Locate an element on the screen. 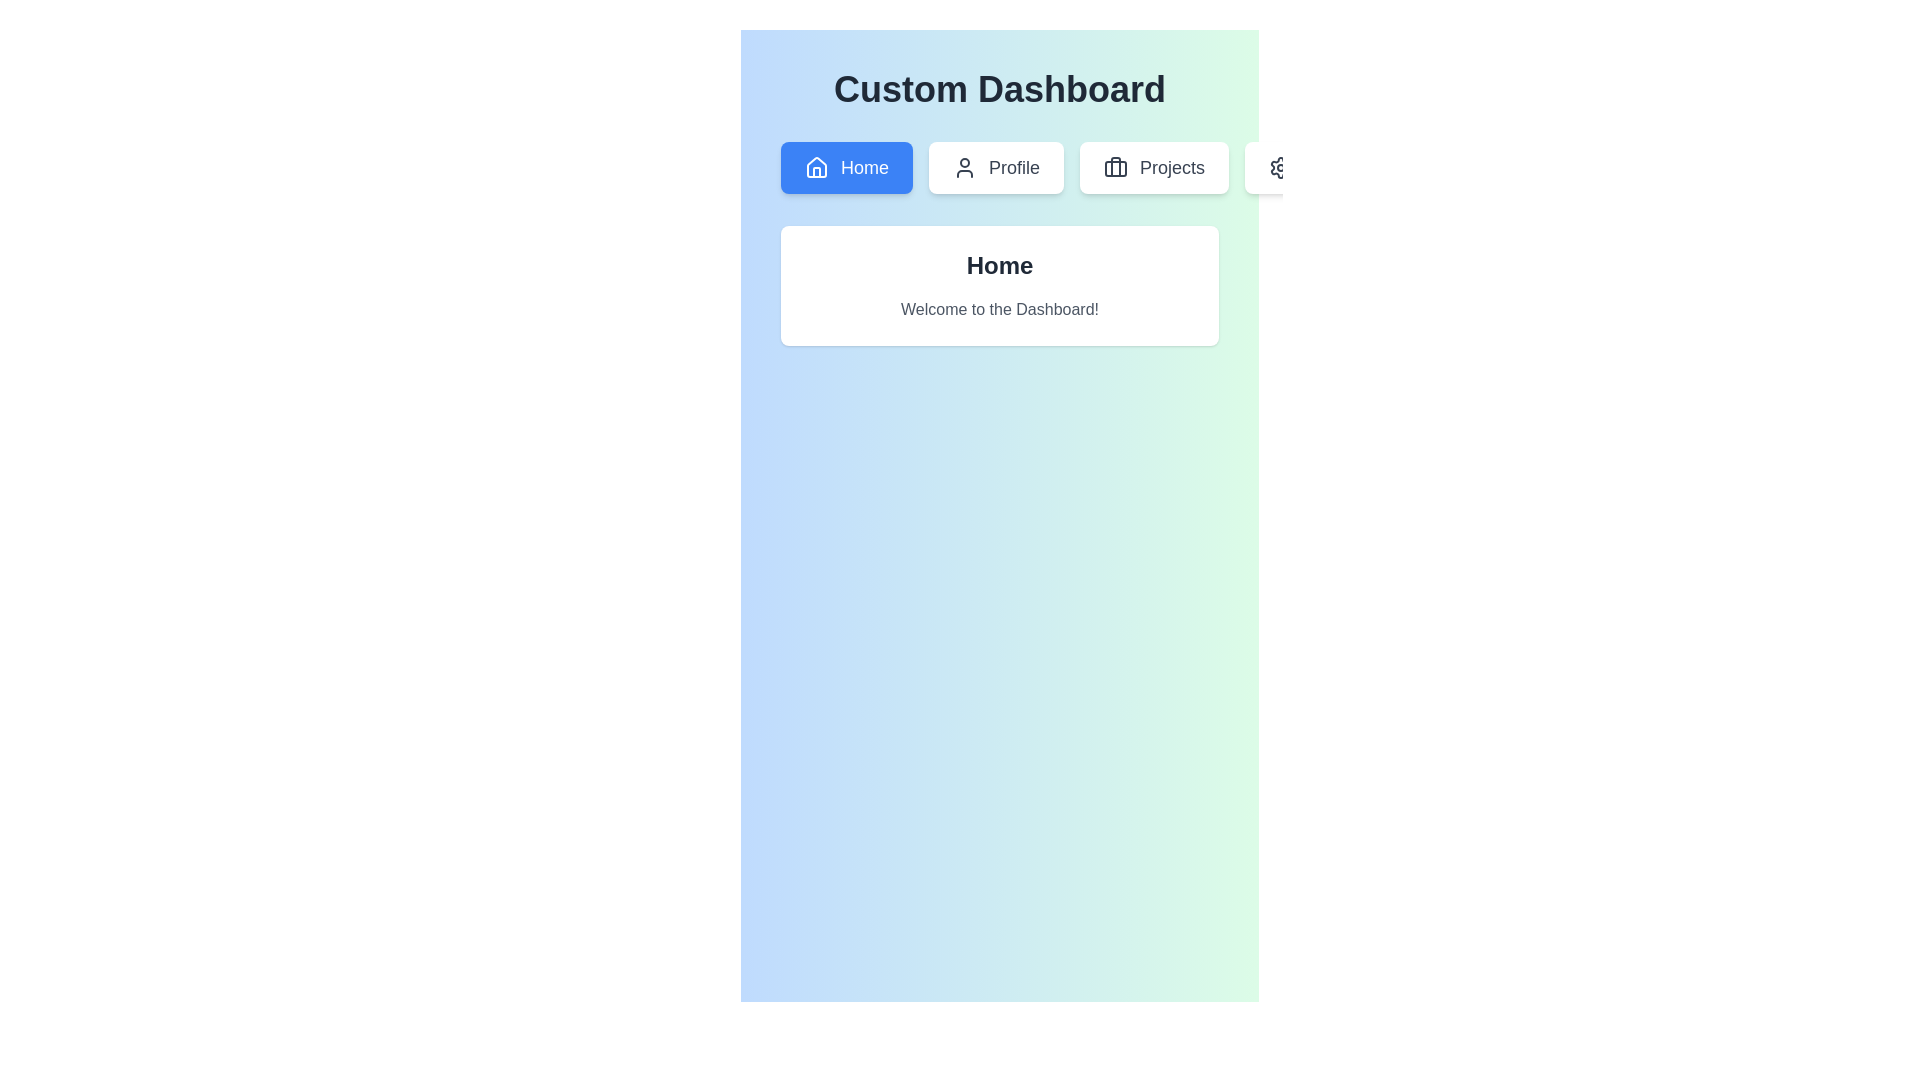 The width and height of the screenshot is (1920, 1080). the house icon located inside the blue 'Home' button at the top of the navigation bar by moving the cursor to its center point is located at coordinates (816, 165).